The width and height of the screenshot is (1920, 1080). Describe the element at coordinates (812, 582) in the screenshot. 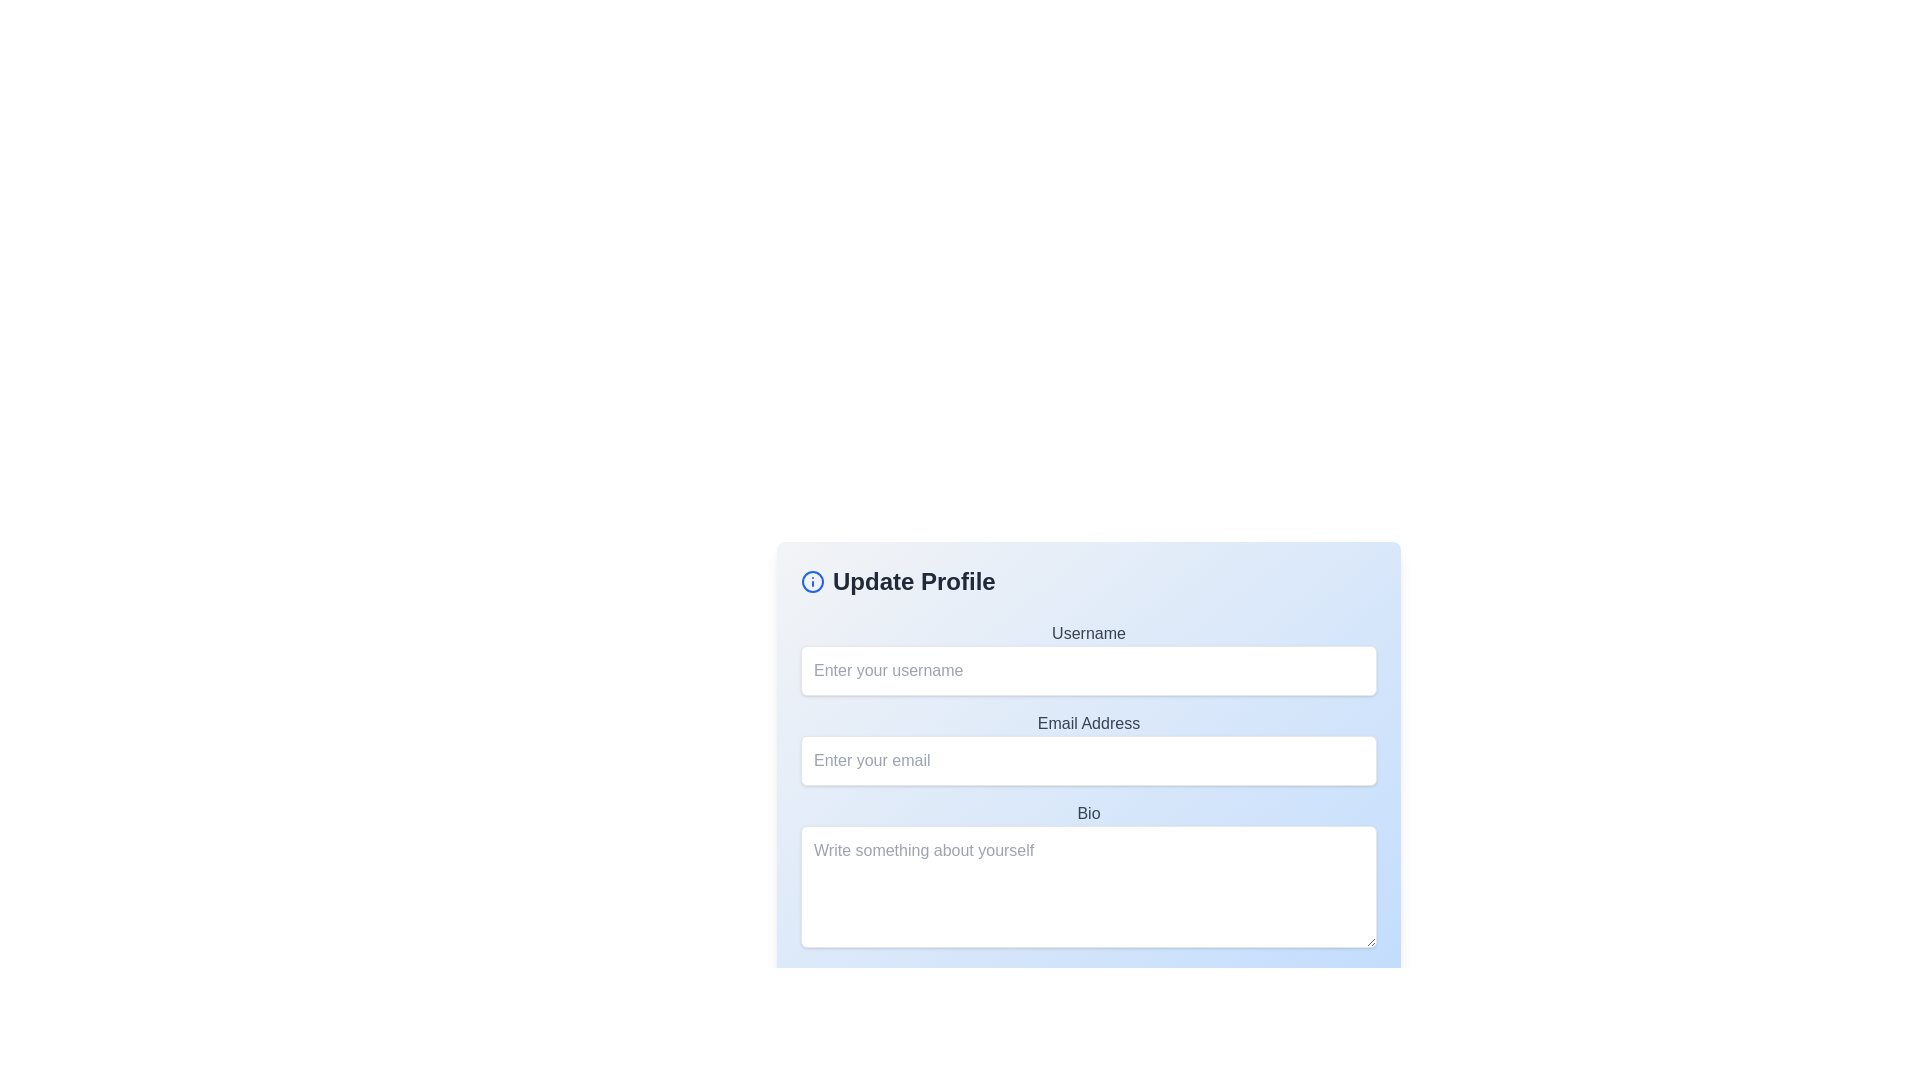

I see `the circular icon with a blue outline and a central vertical line capped with a small dot, located to the left of the 'Update Profile' text heading` at that location.